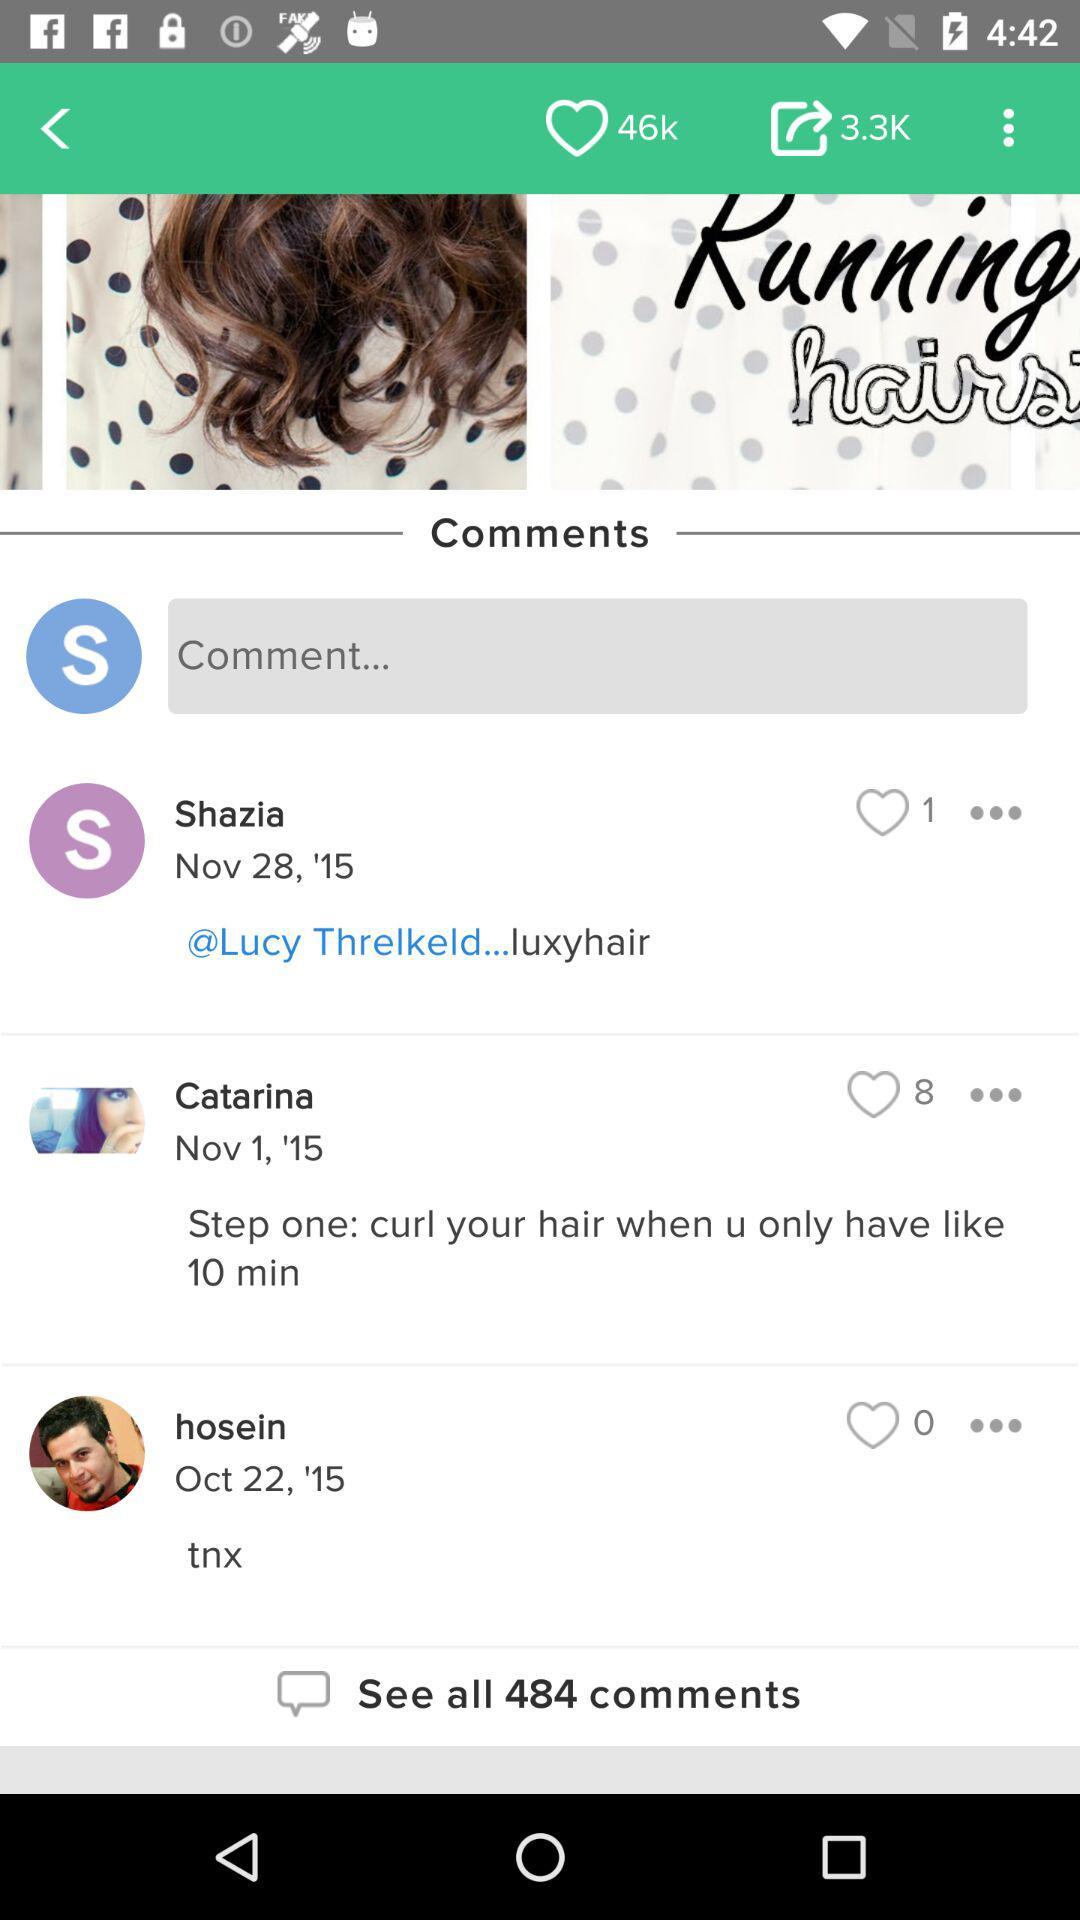  Describe the element at coordinates (596, 656) in the screenshot. I see `write a comment` at that location.